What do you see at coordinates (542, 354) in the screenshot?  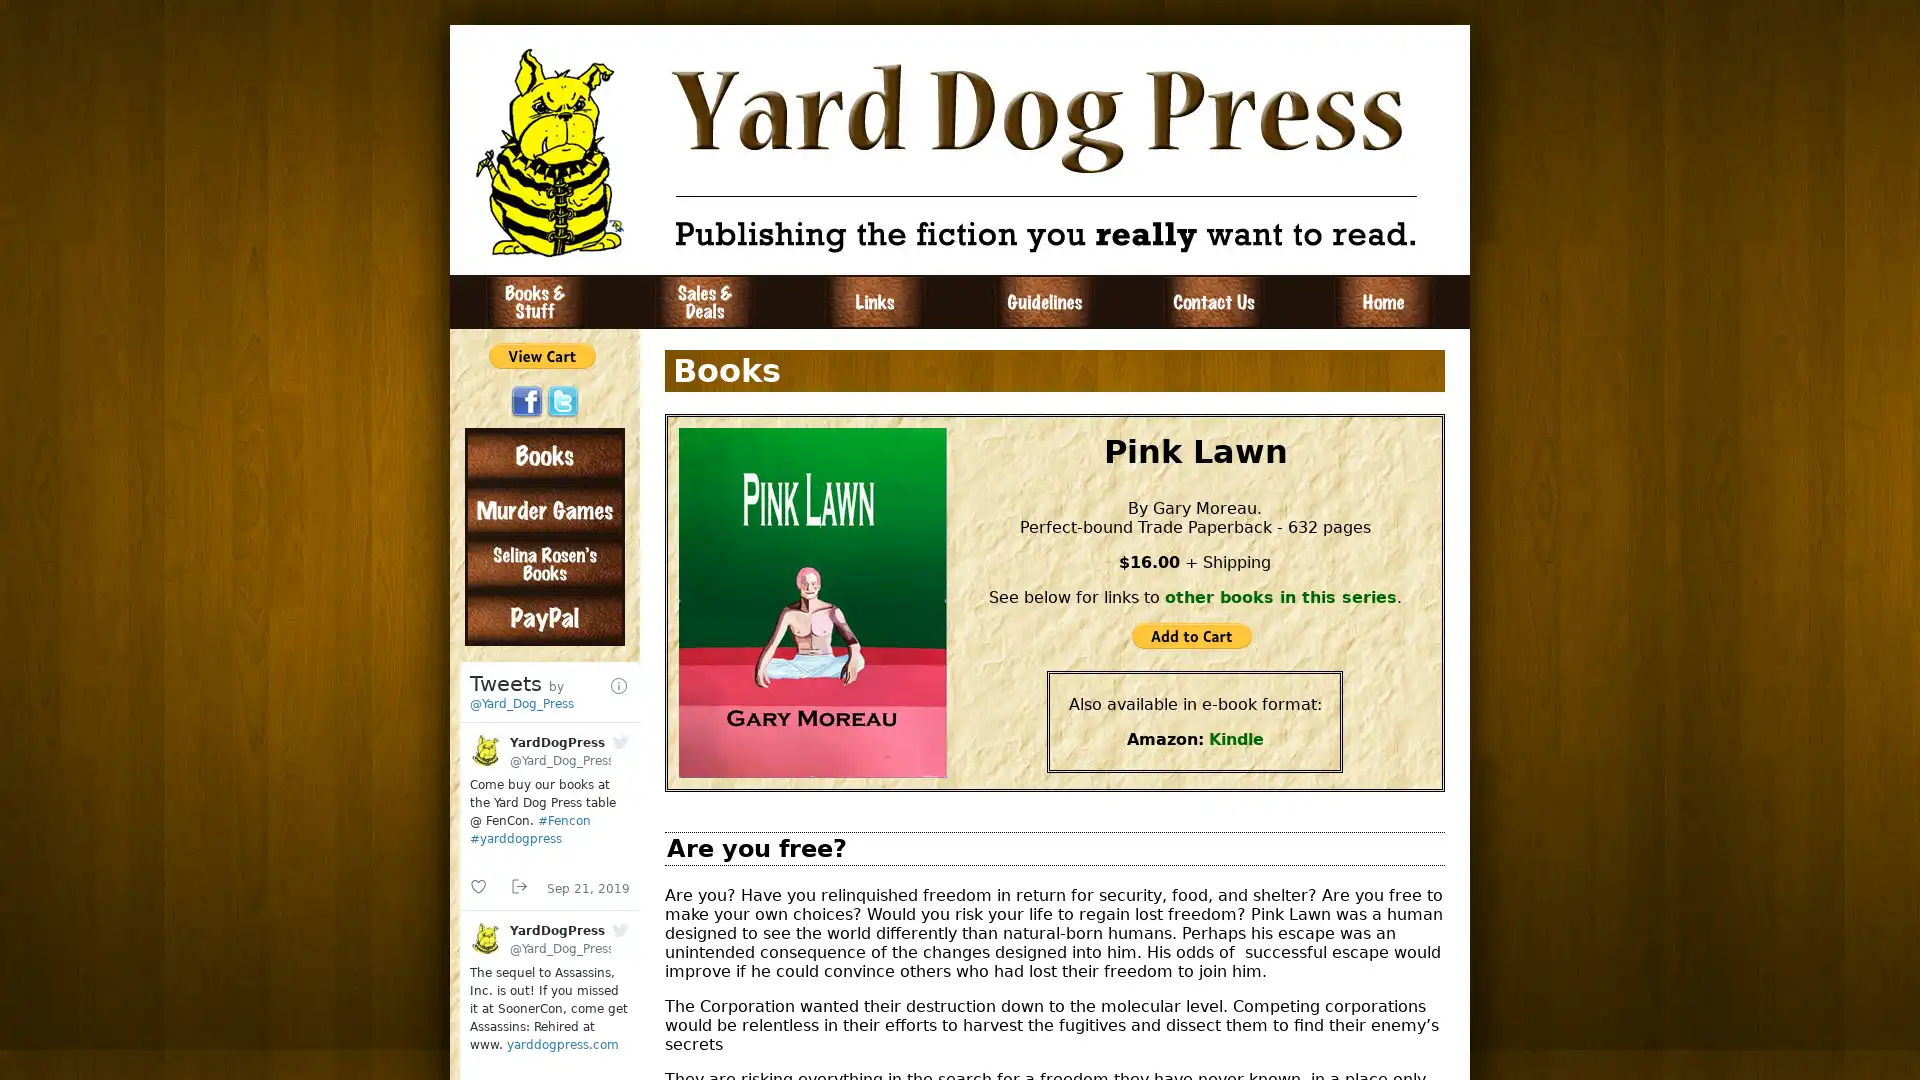 I see `PayPal - The safer, easier way to pay online` at bounding box center [542, 354].